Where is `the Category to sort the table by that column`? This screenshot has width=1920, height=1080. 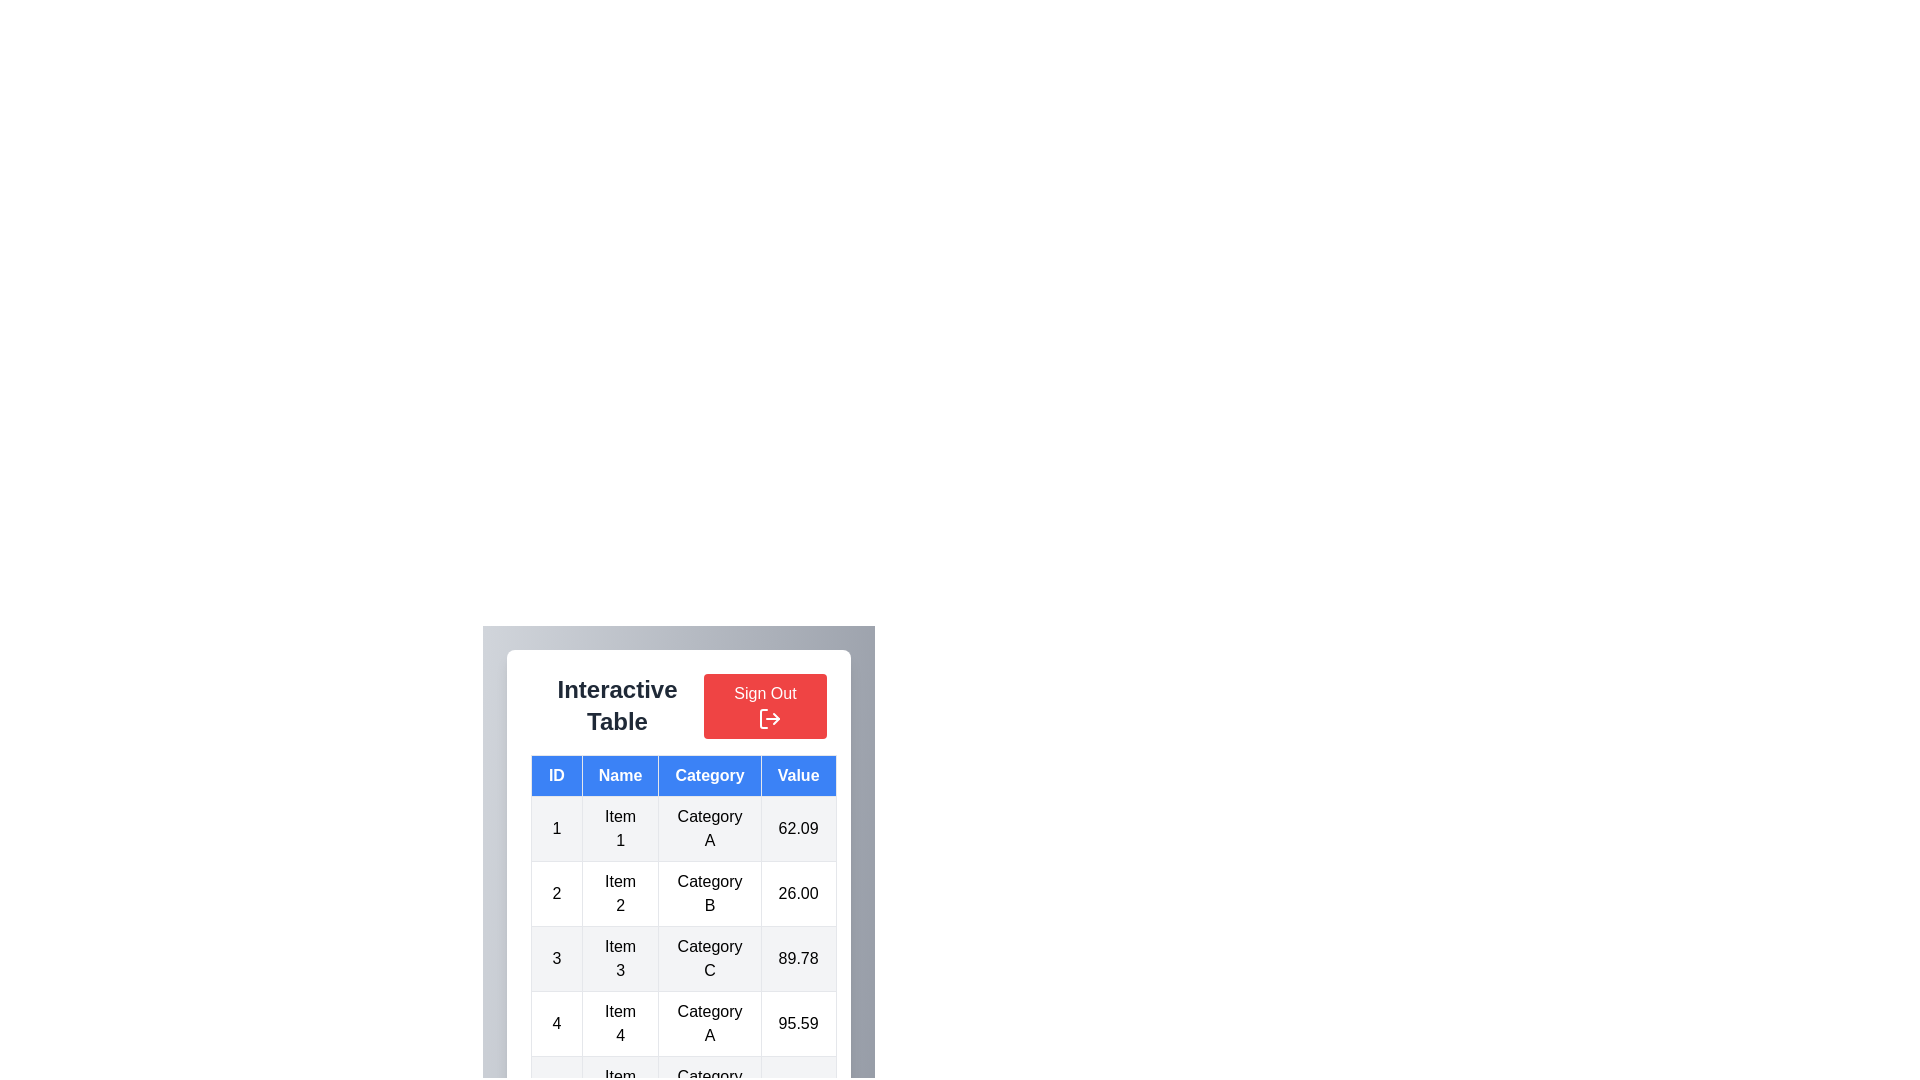 the Category to sort the table by that column is located at coordinates (710, 774).